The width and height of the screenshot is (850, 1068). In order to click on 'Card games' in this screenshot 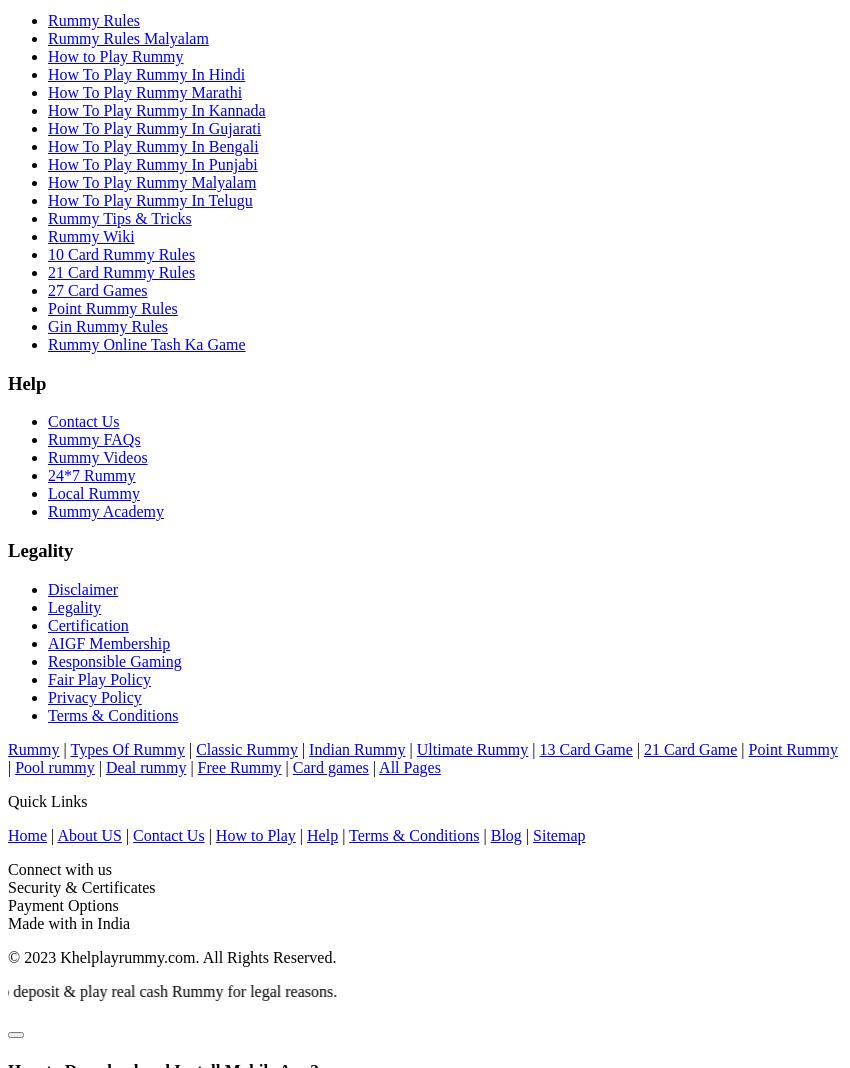, I will do `click(329, 766)`.